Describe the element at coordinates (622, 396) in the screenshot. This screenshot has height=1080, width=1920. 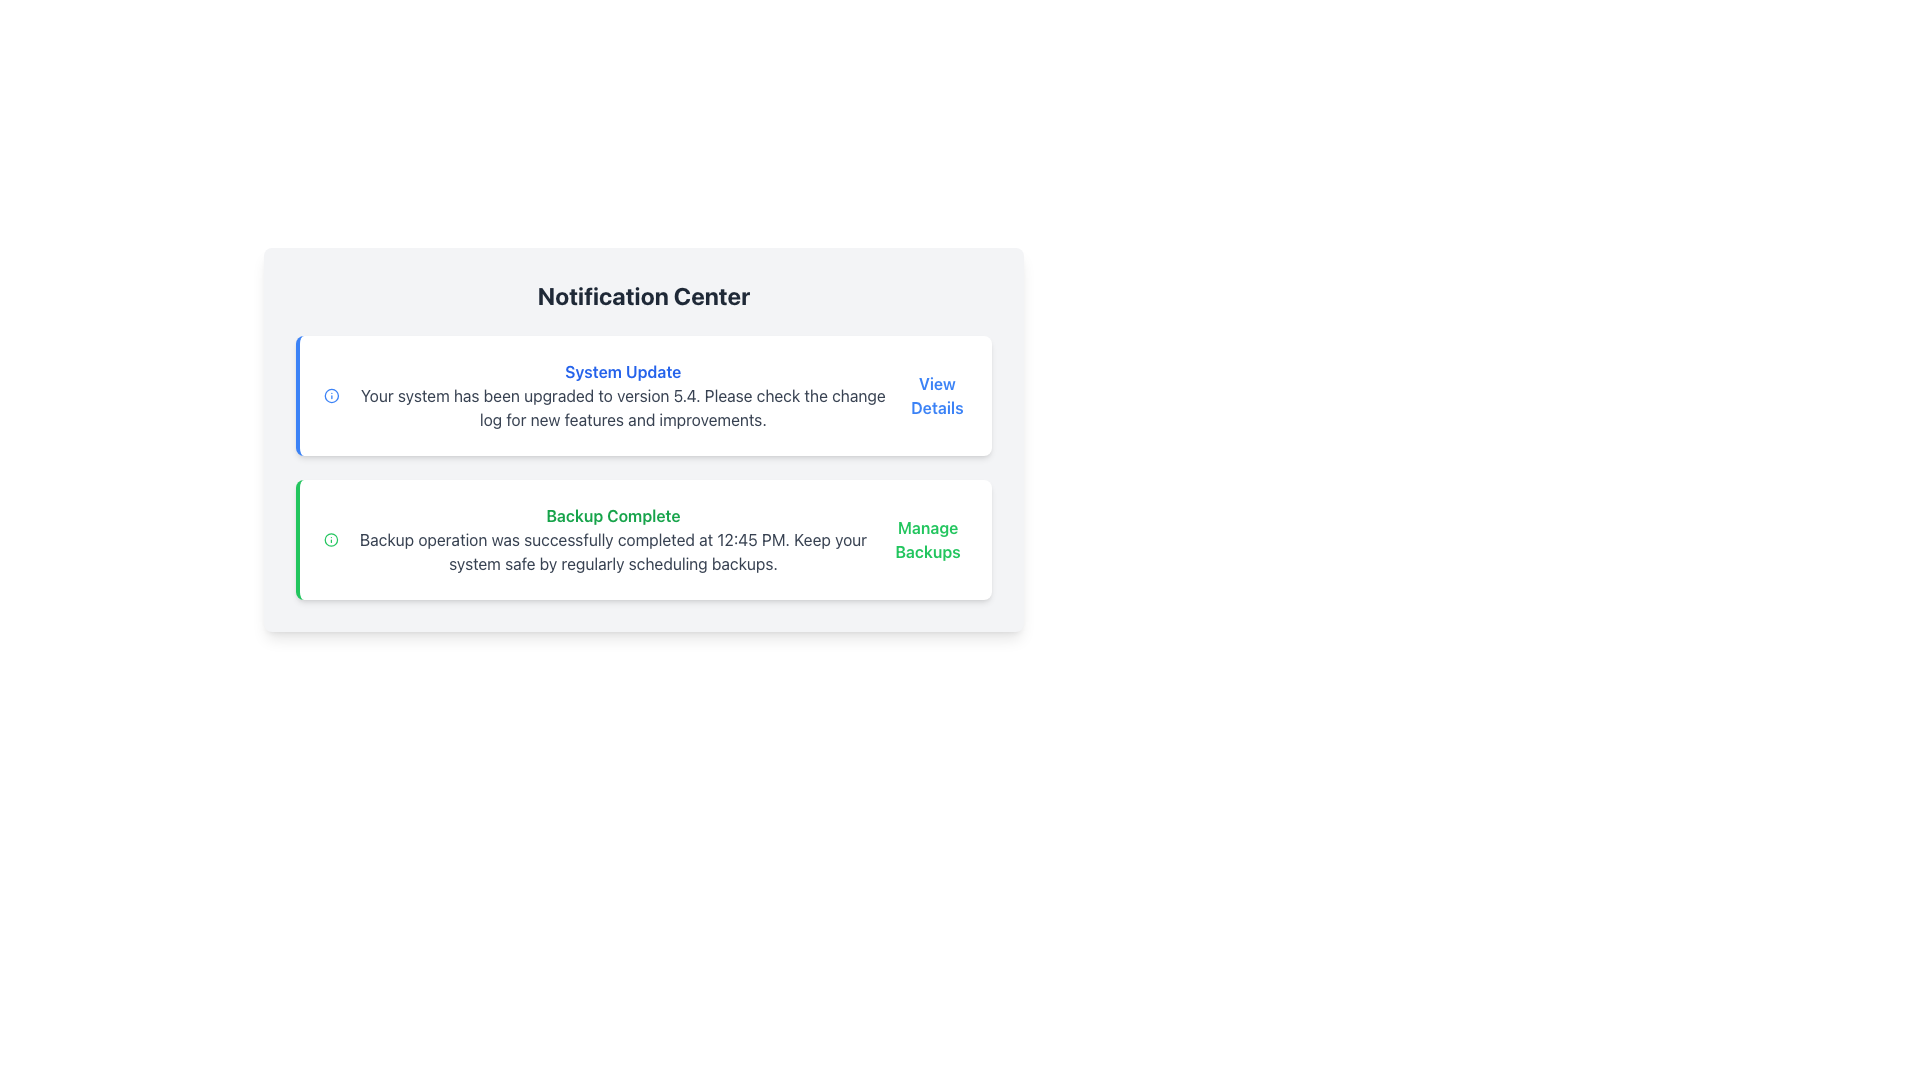
I see `informational text block located in the first notification card of the notification center, which provides details about the recent system update` at that location.